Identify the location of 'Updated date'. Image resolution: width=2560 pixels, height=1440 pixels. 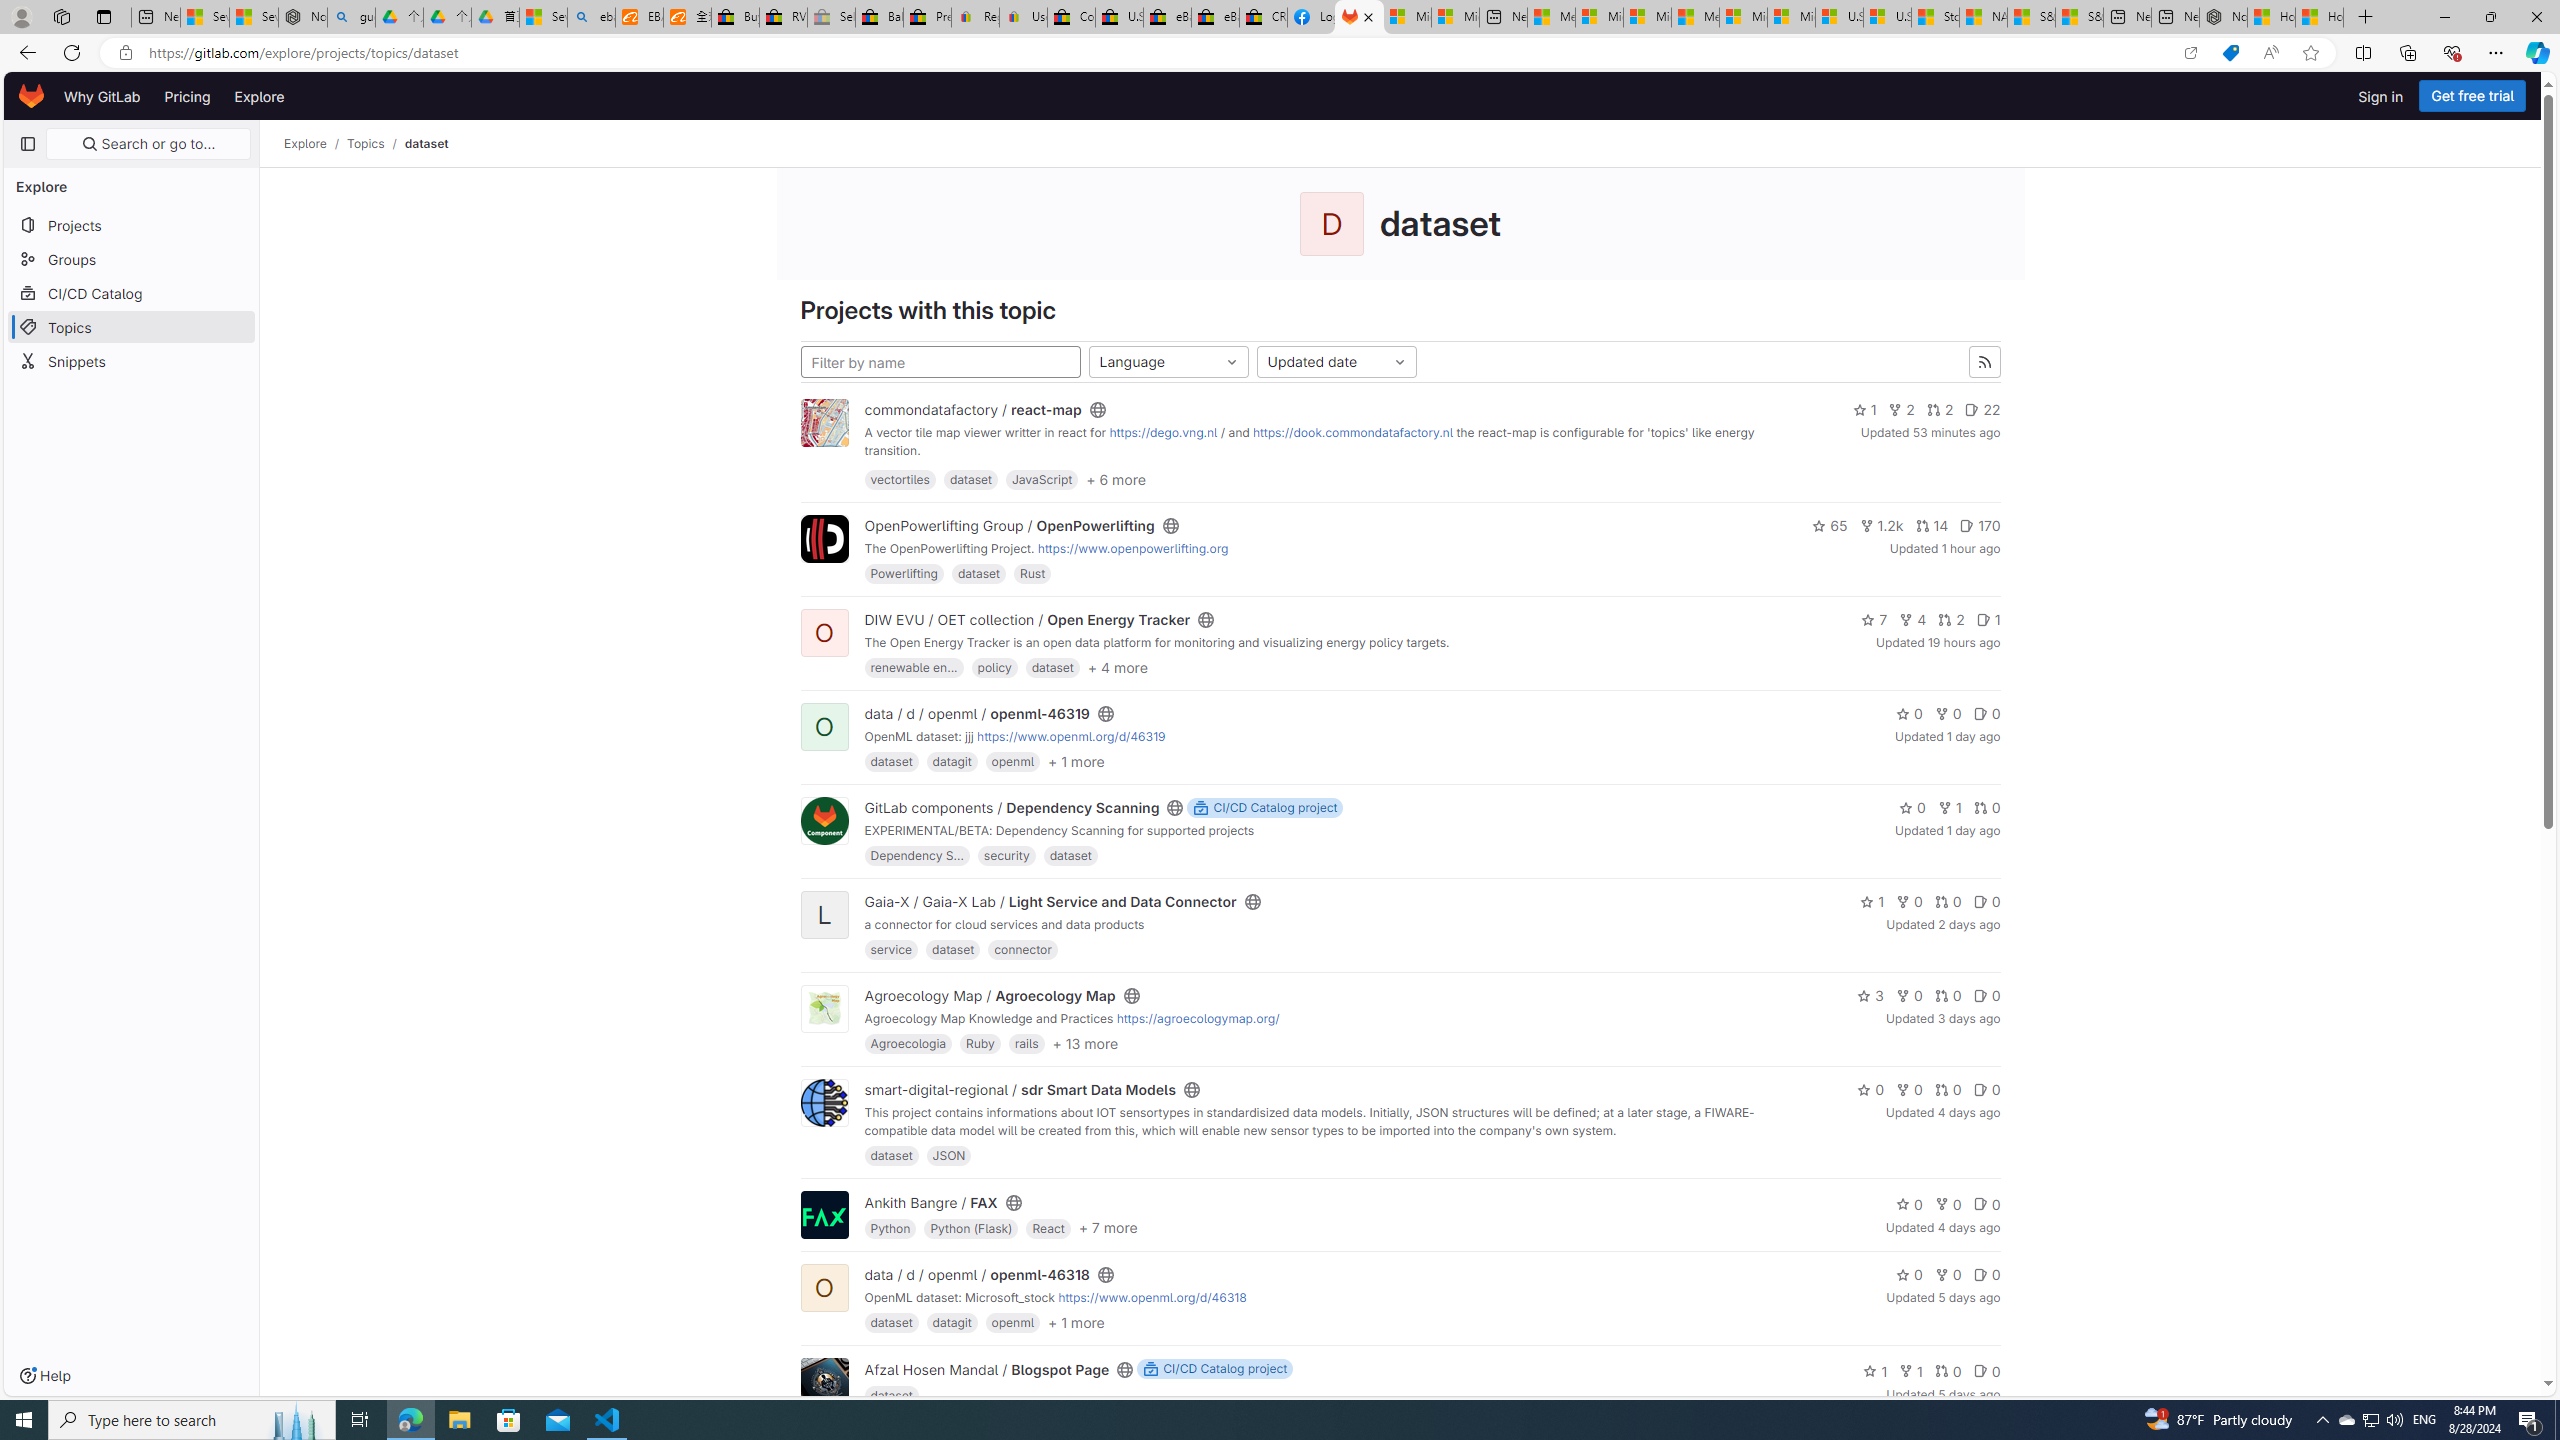
(1337, 361).